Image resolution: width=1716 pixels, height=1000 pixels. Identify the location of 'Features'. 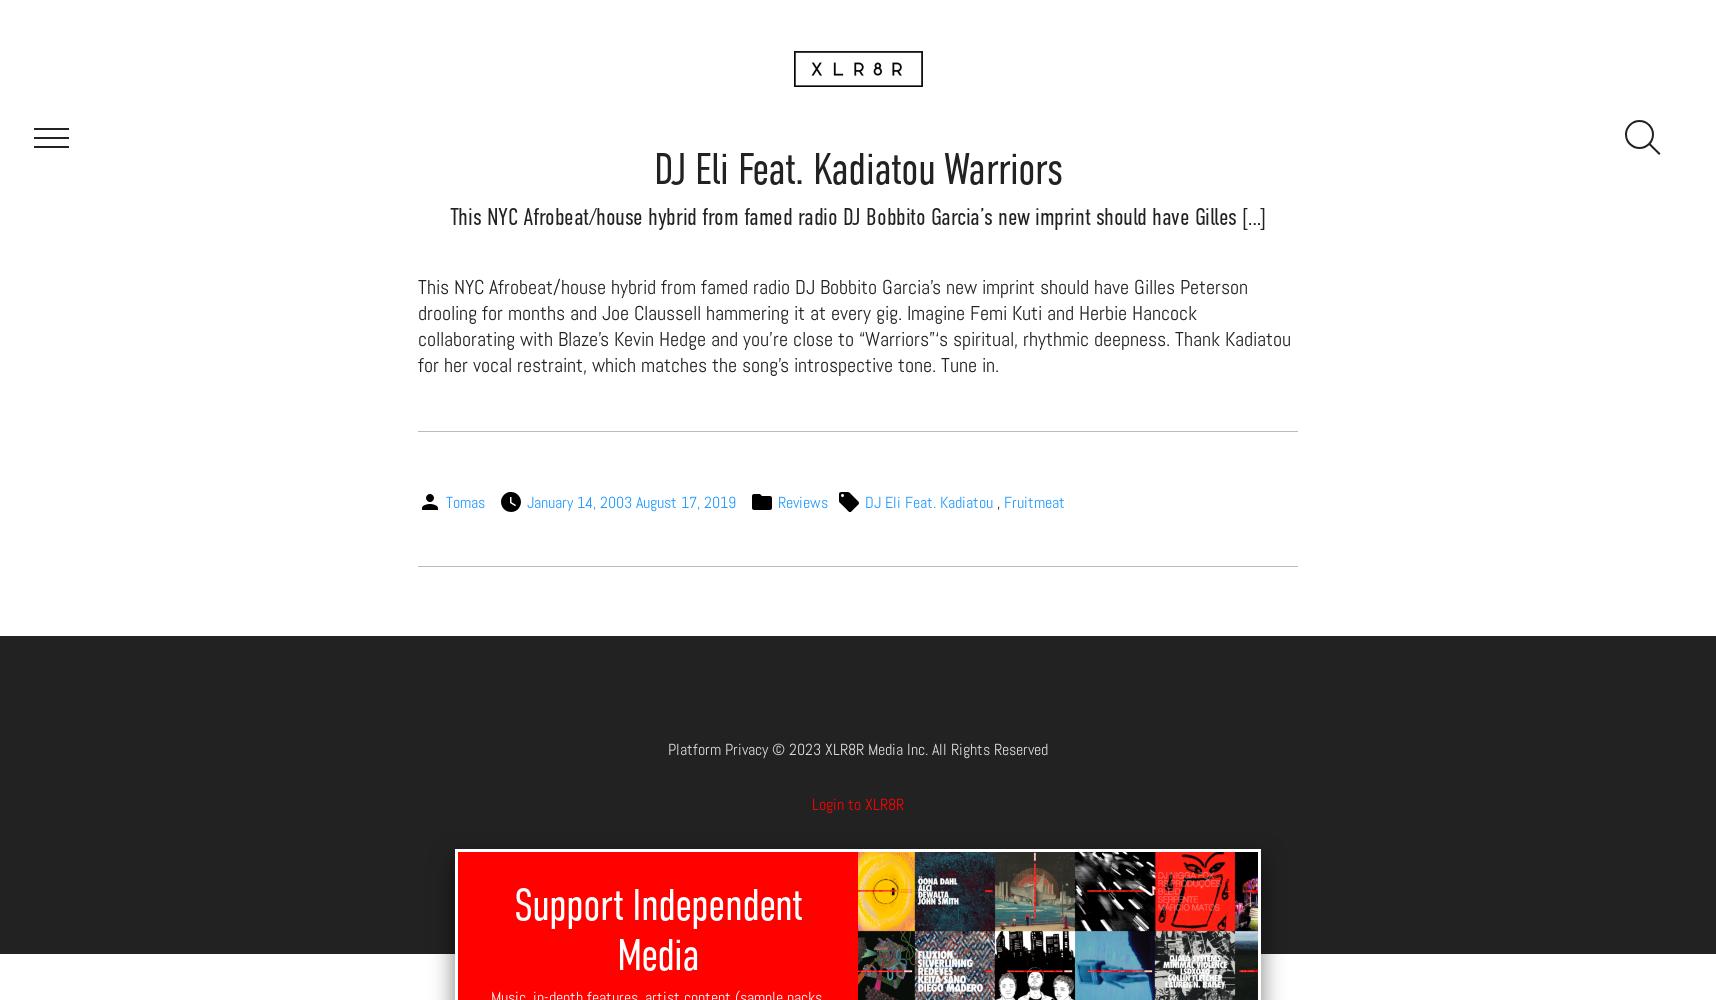
(818, 134).